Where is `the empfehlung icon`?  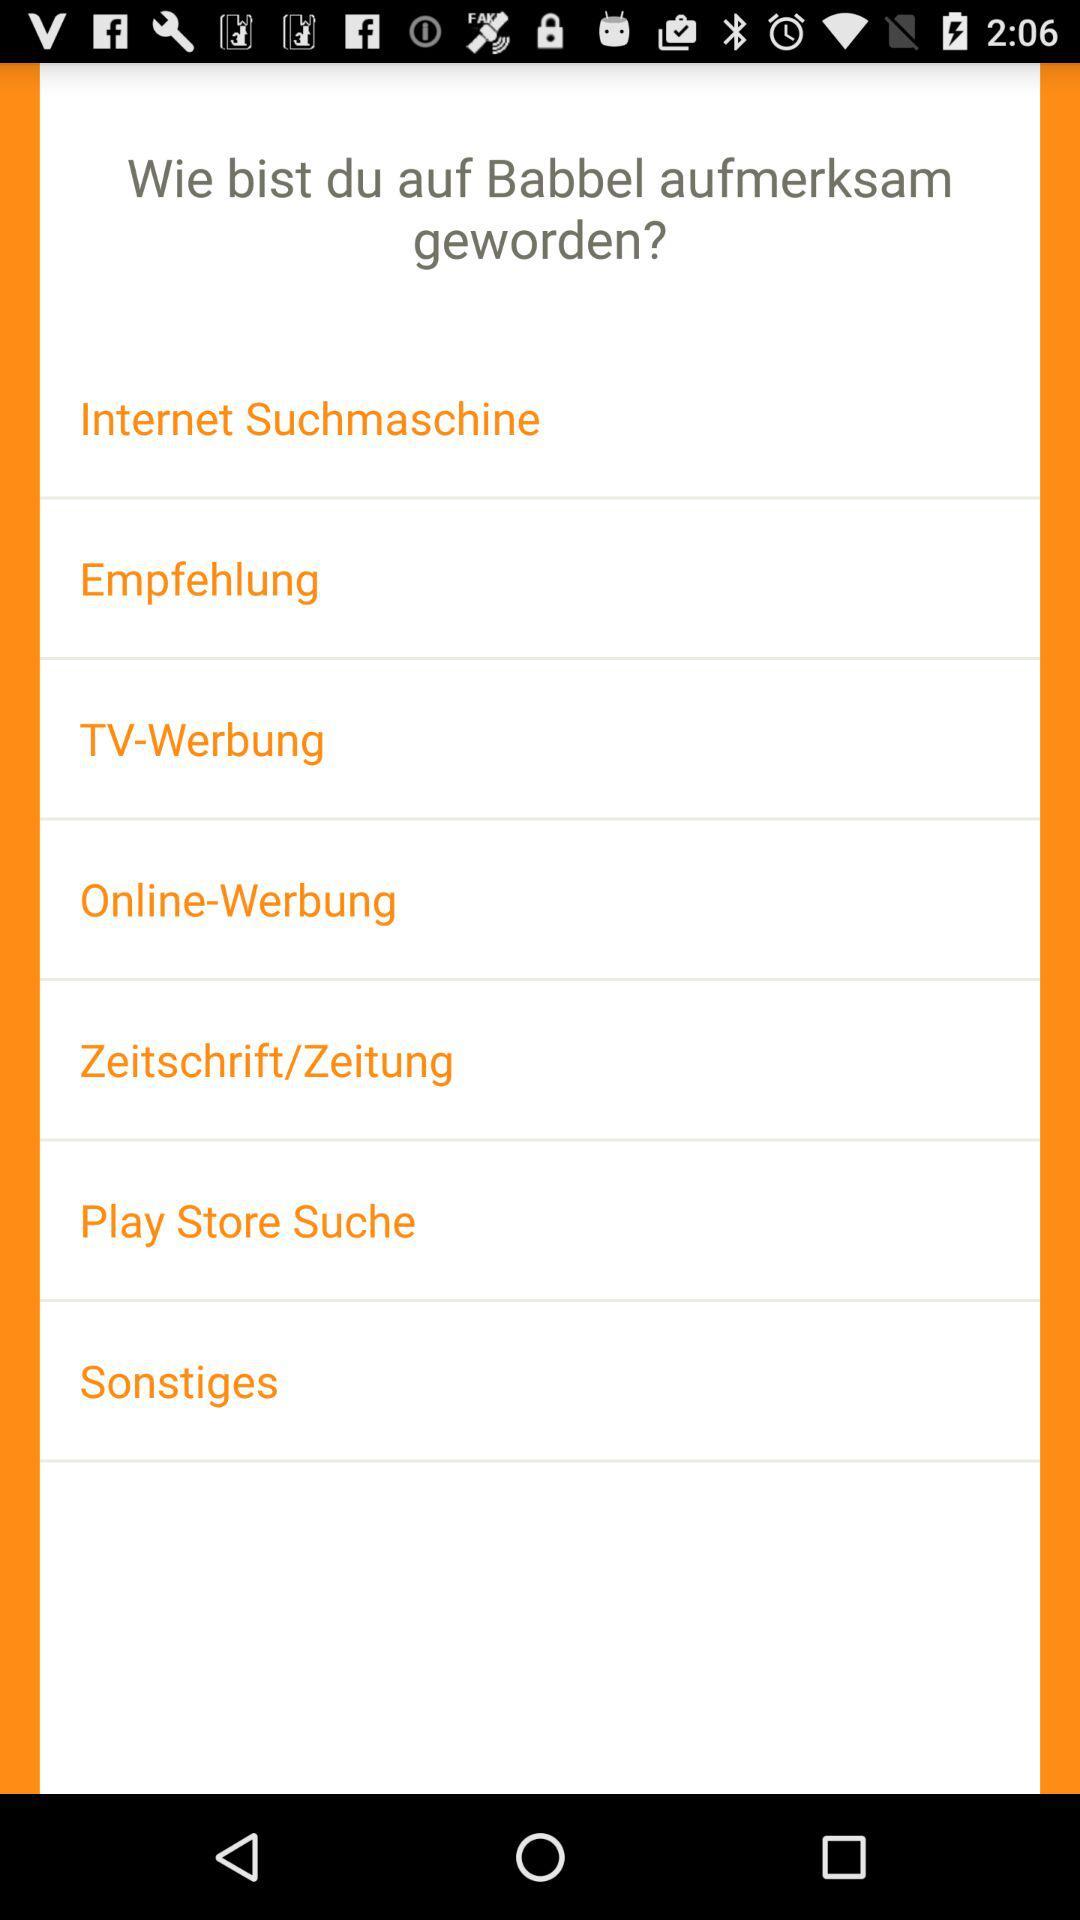 the empfehlung icon is located at coordinates (540, 577).